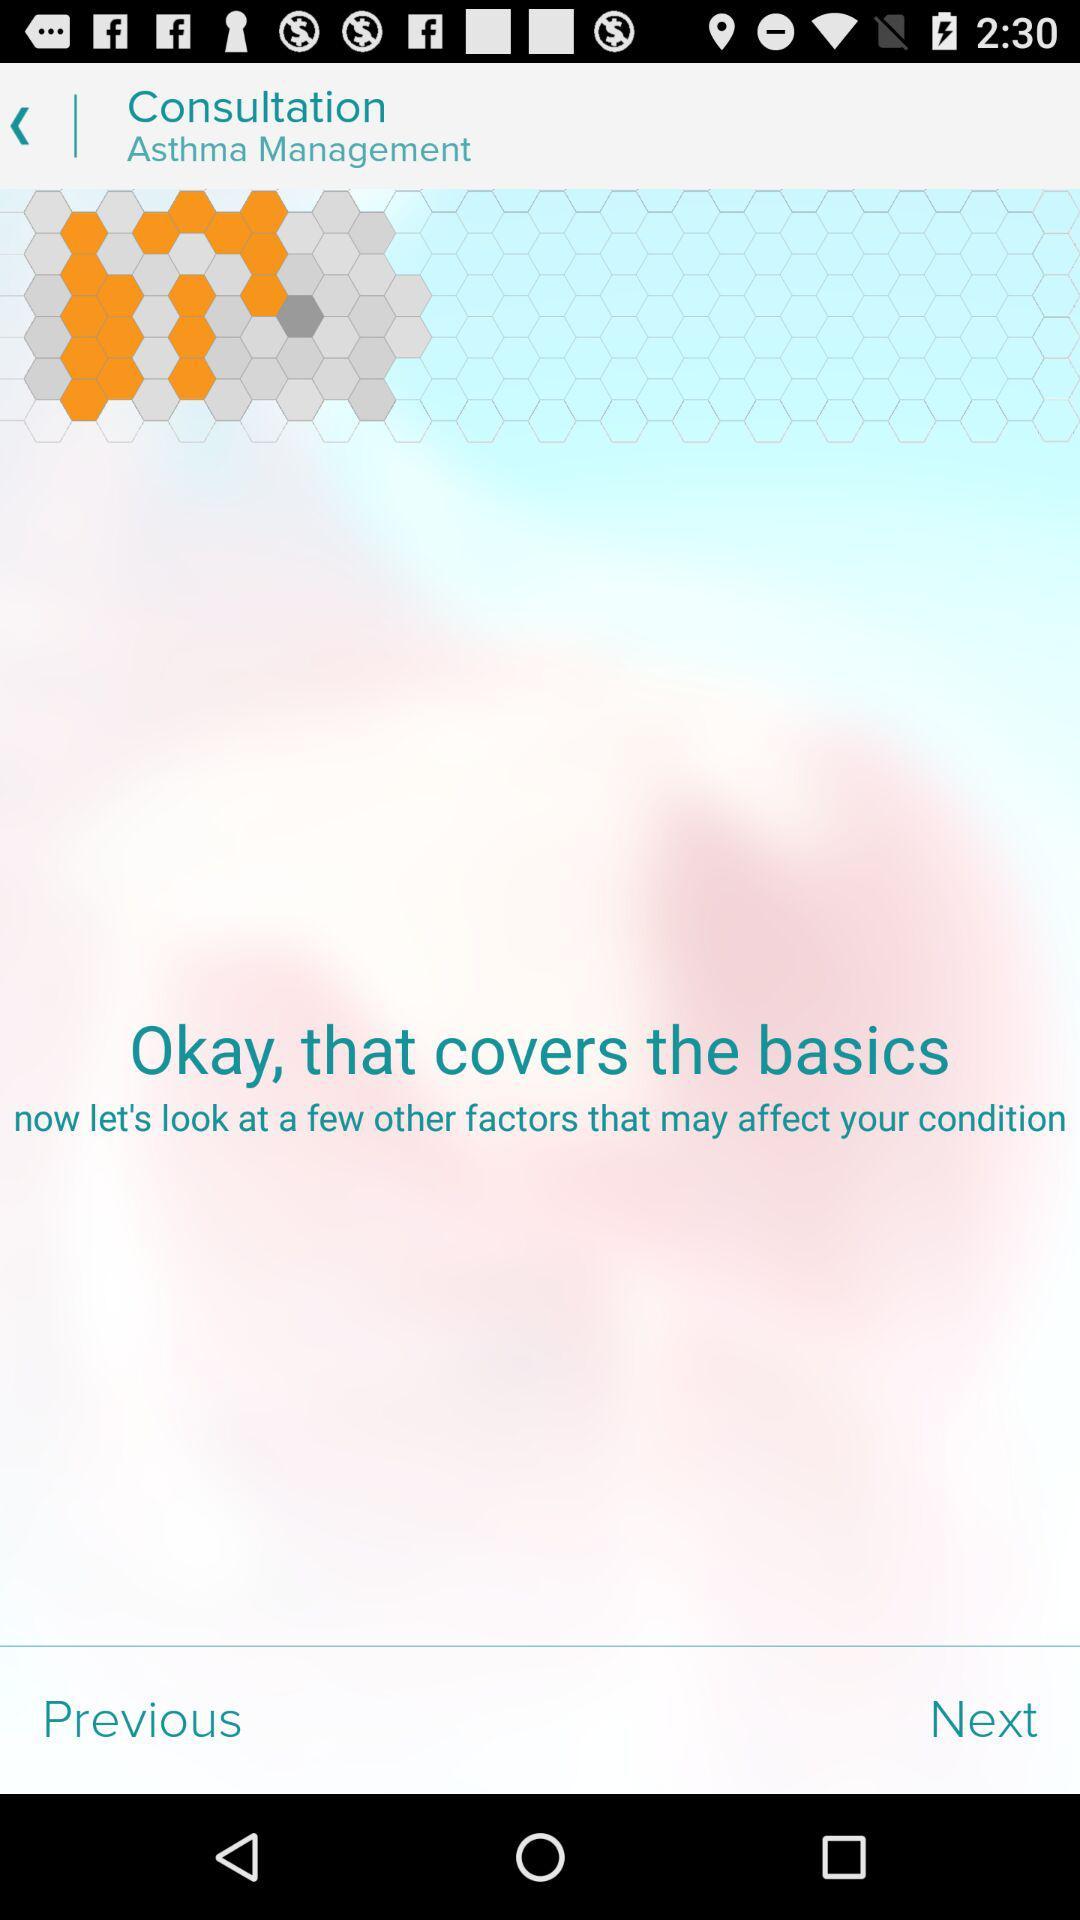 Image resolution: width=1080 pixels, height=1920 pixels. Describe the element at coordinates (270, 1719) in the screenshot. I see `the app next to the next icon` at that location.